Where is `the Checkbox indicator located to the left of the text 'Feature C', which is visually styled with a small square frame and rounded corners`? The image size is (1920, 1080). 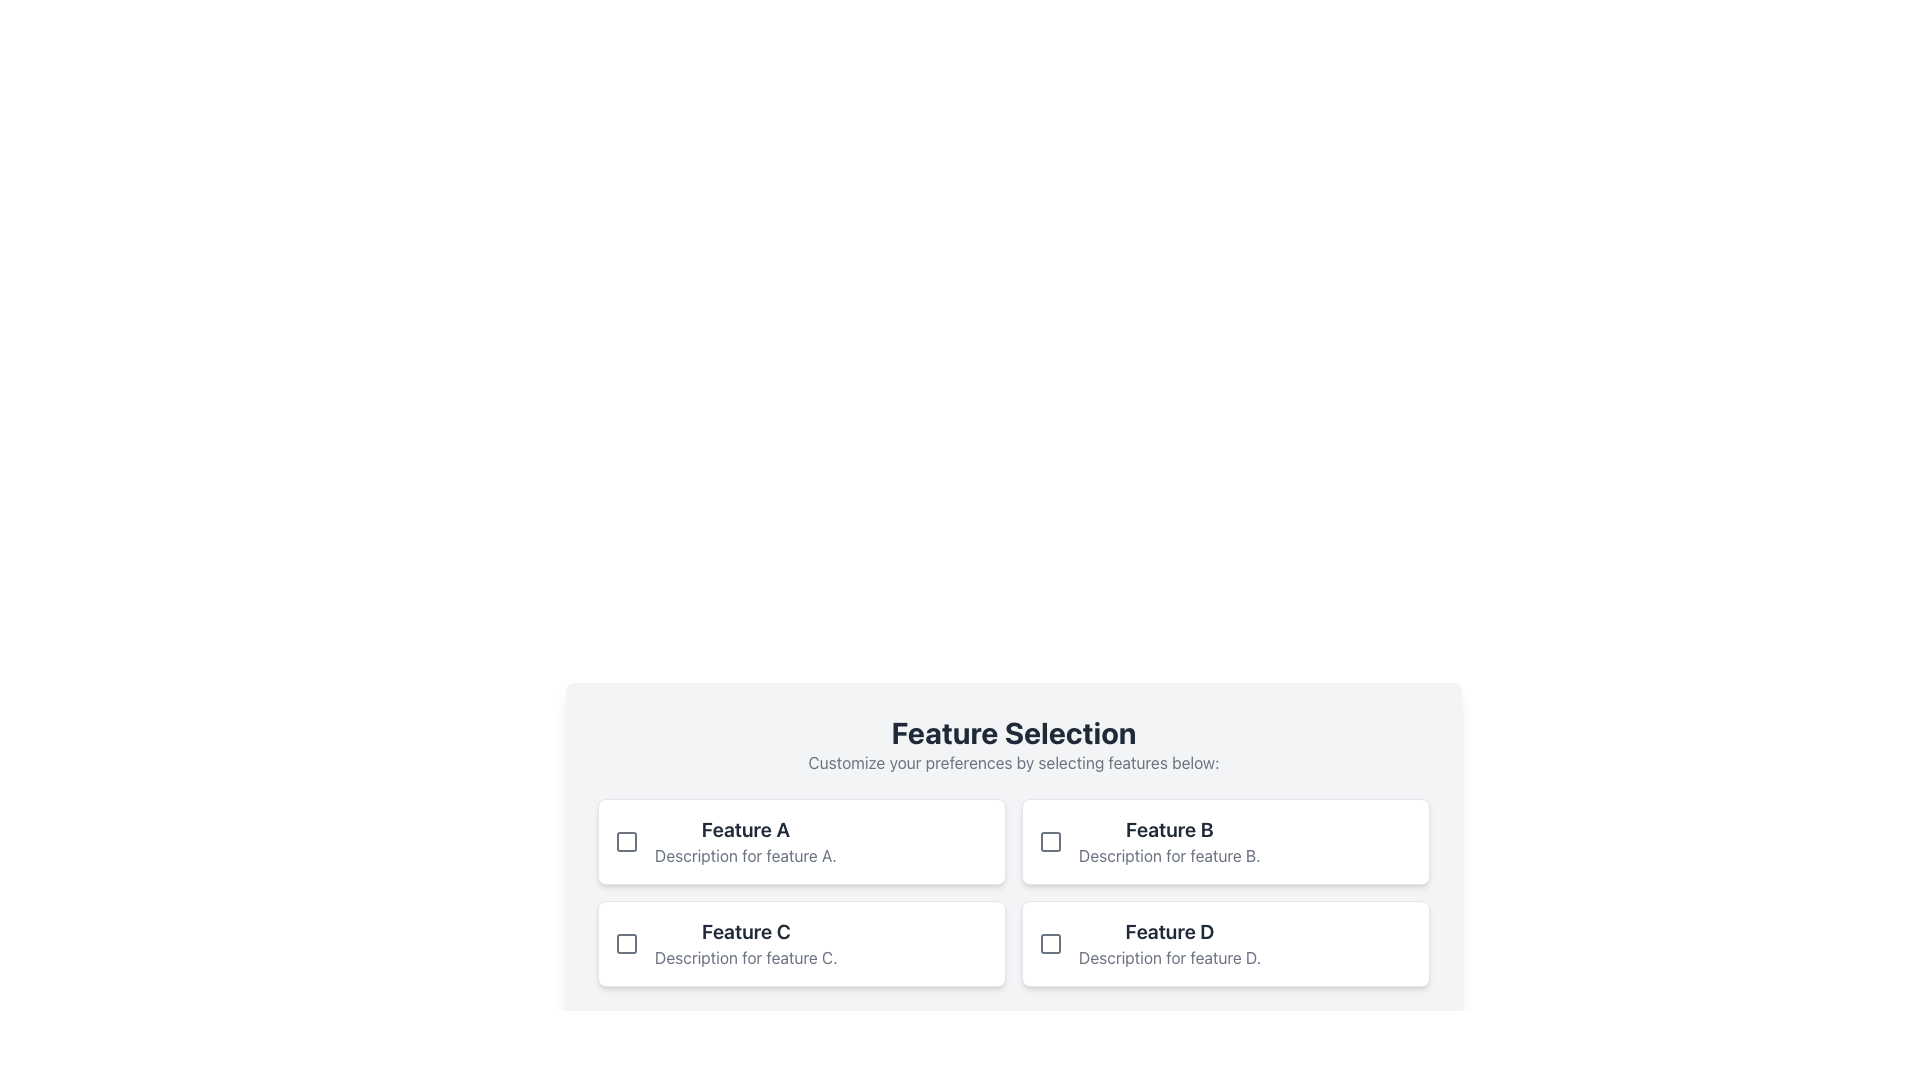 the Checkbox indicator located to the left of the text 'Feature C', which is visually styled with a small square frame and rounded corners is located at coordinates (626, 944).